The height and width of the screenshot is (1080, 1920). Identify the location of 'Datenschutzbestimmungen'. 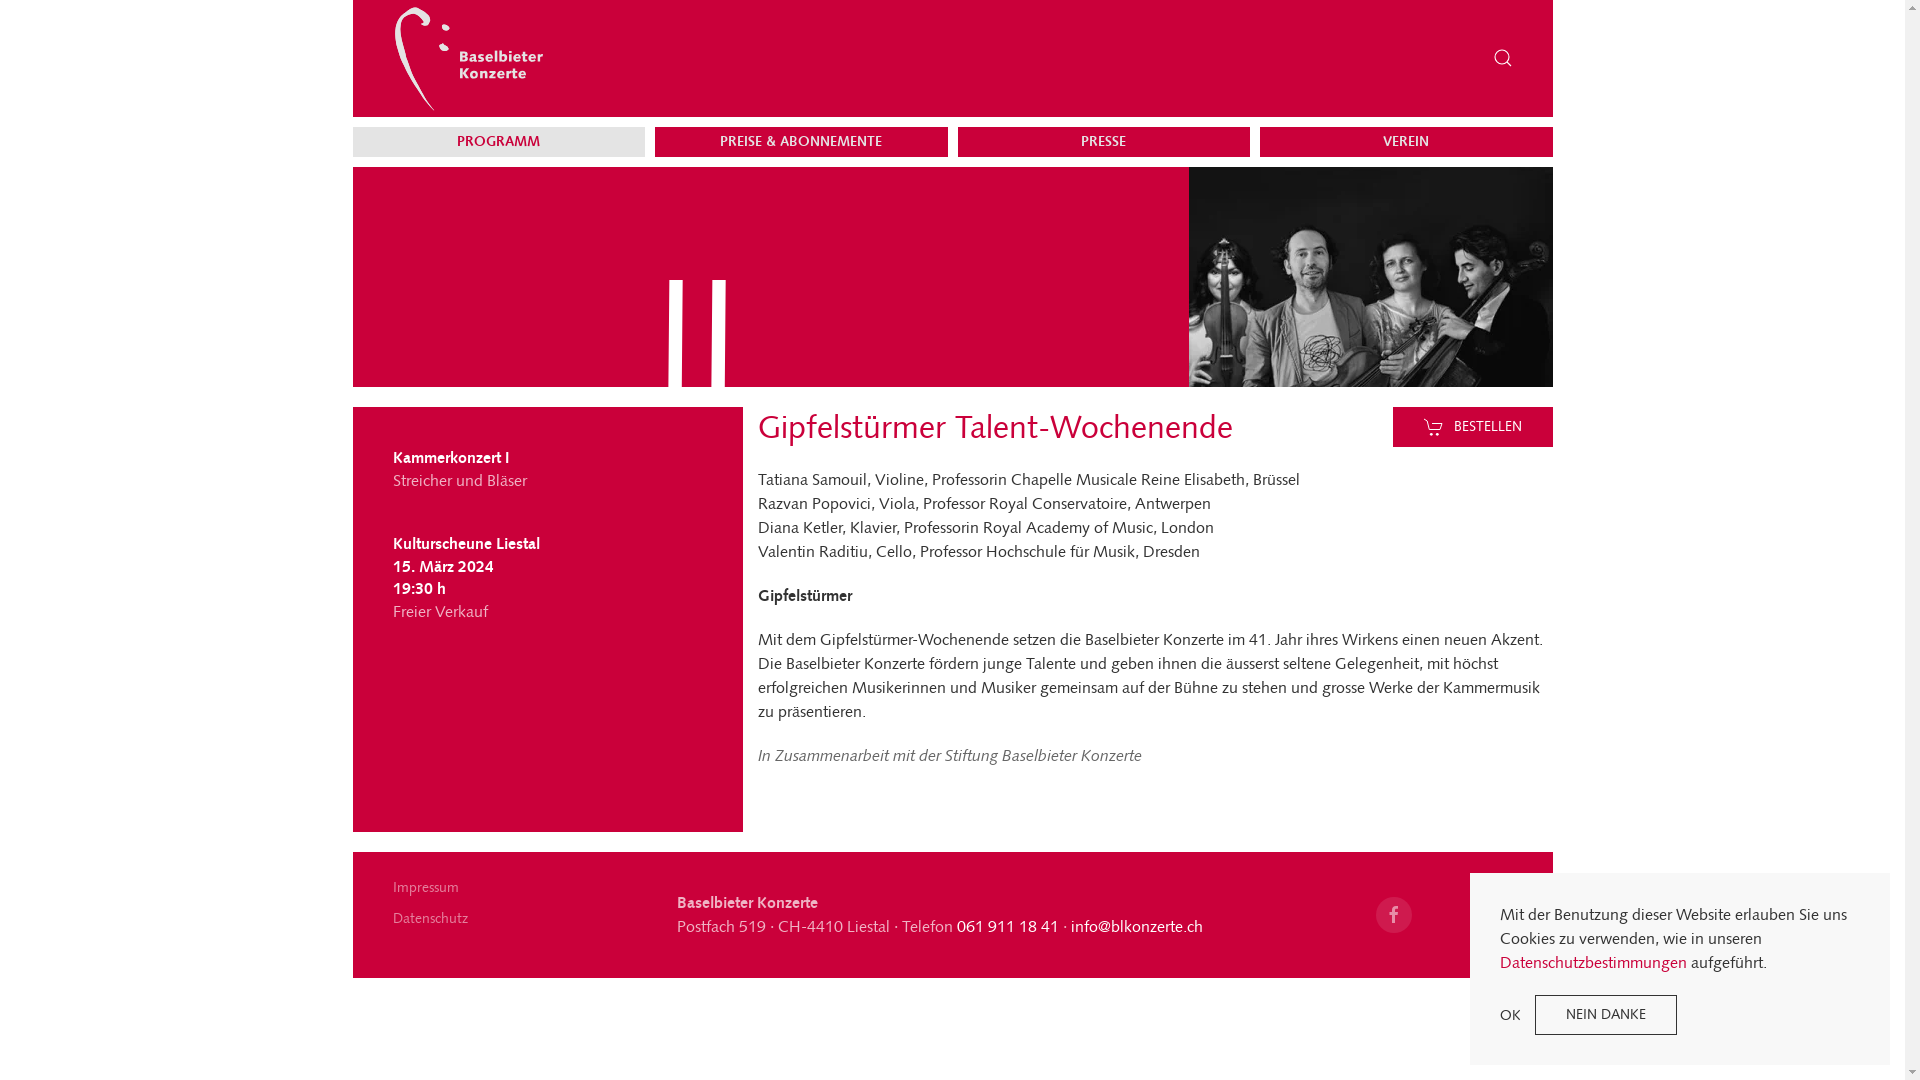
(1499, 961).